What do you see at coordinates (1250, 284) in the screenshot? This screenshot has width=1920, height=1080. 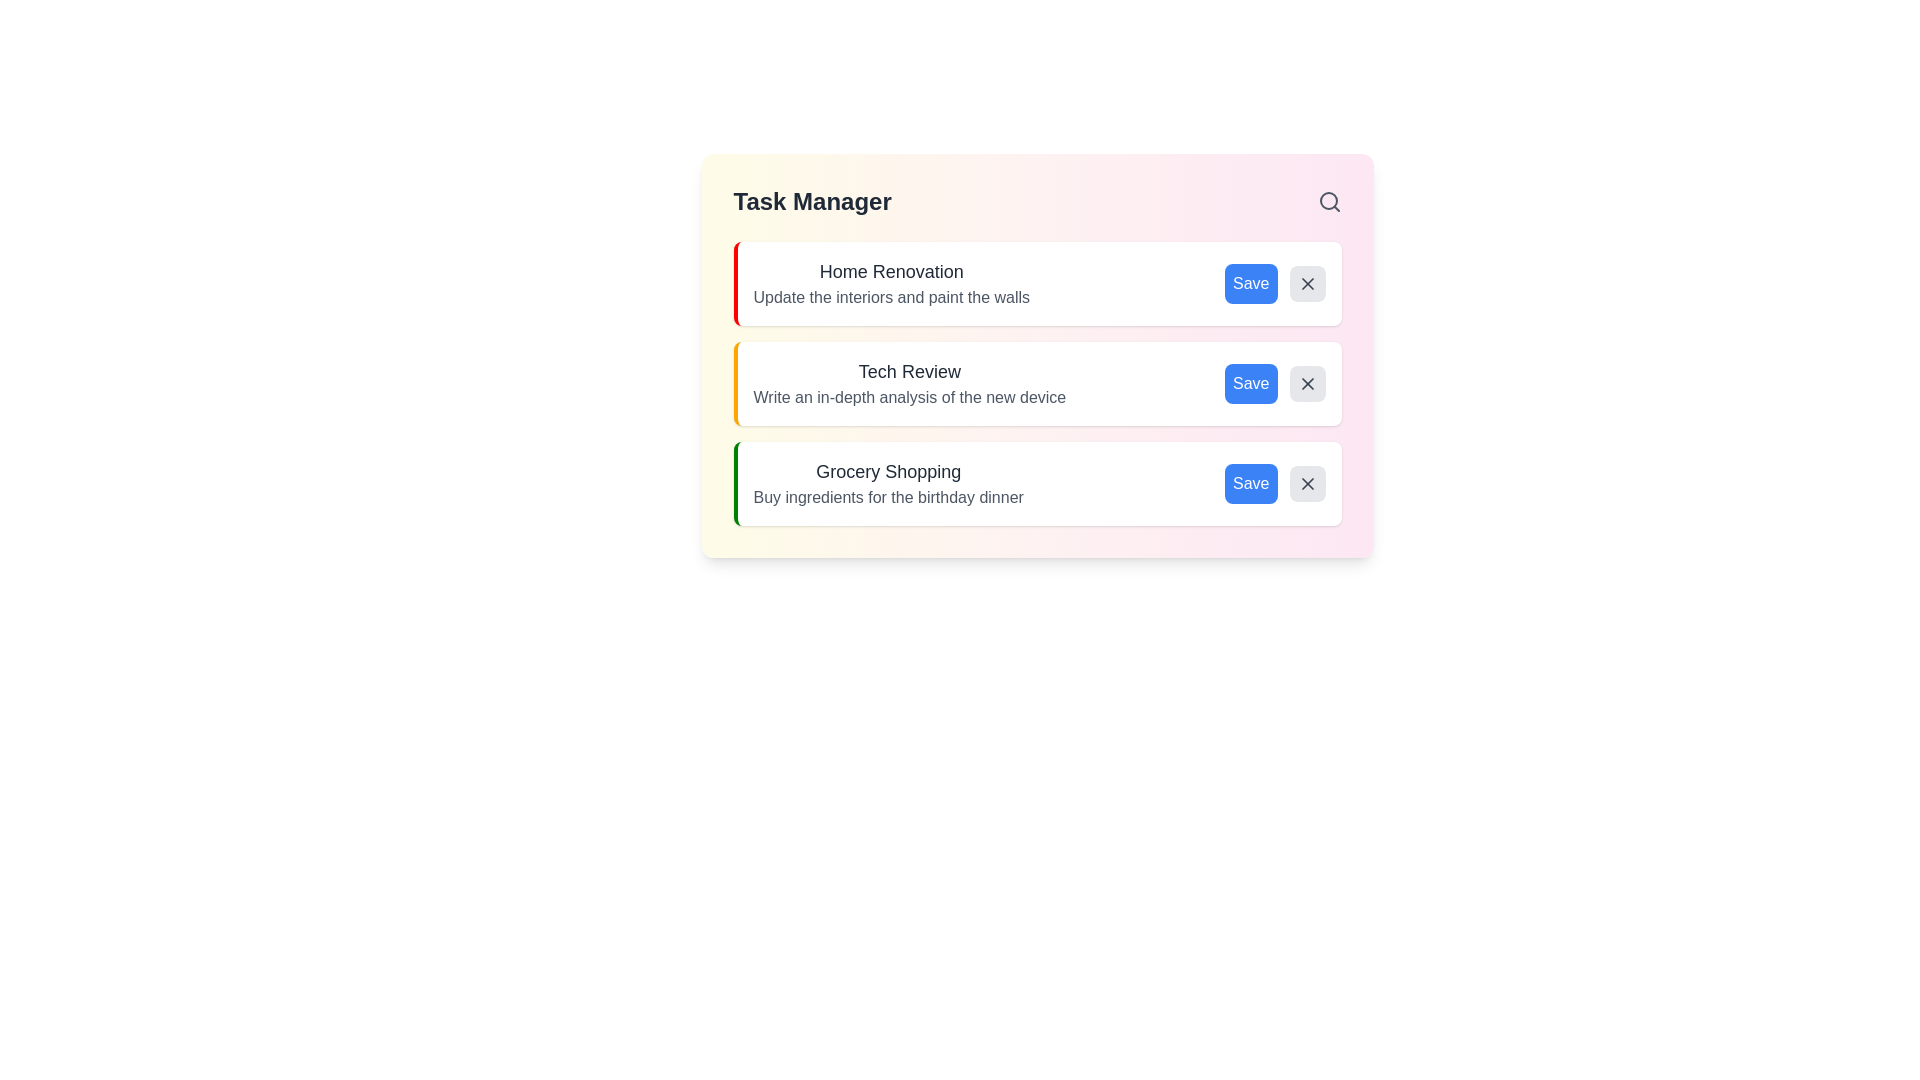 I see `the 'Save' button for the task item Home Renovation` at bounding box center [1250, 284].